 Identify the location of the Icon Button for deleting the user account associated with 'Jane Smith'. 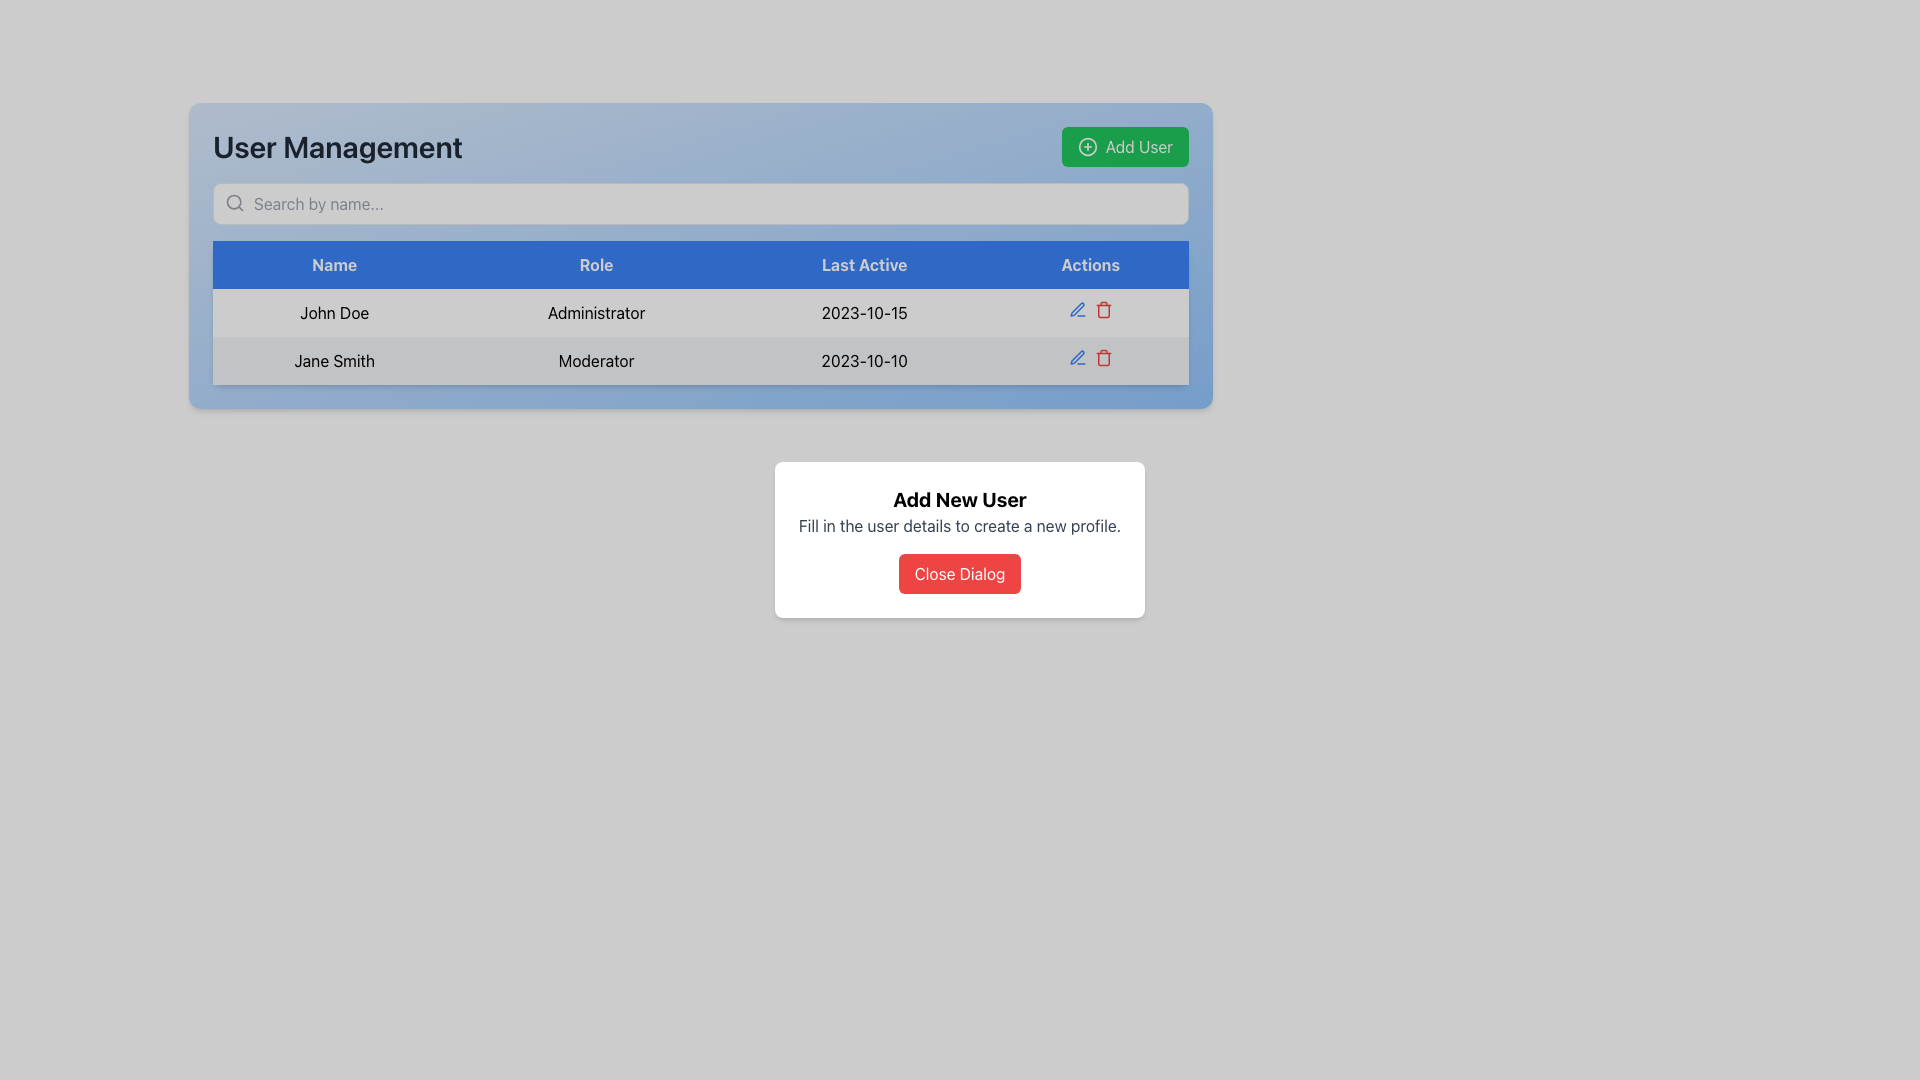
(1102, 357).